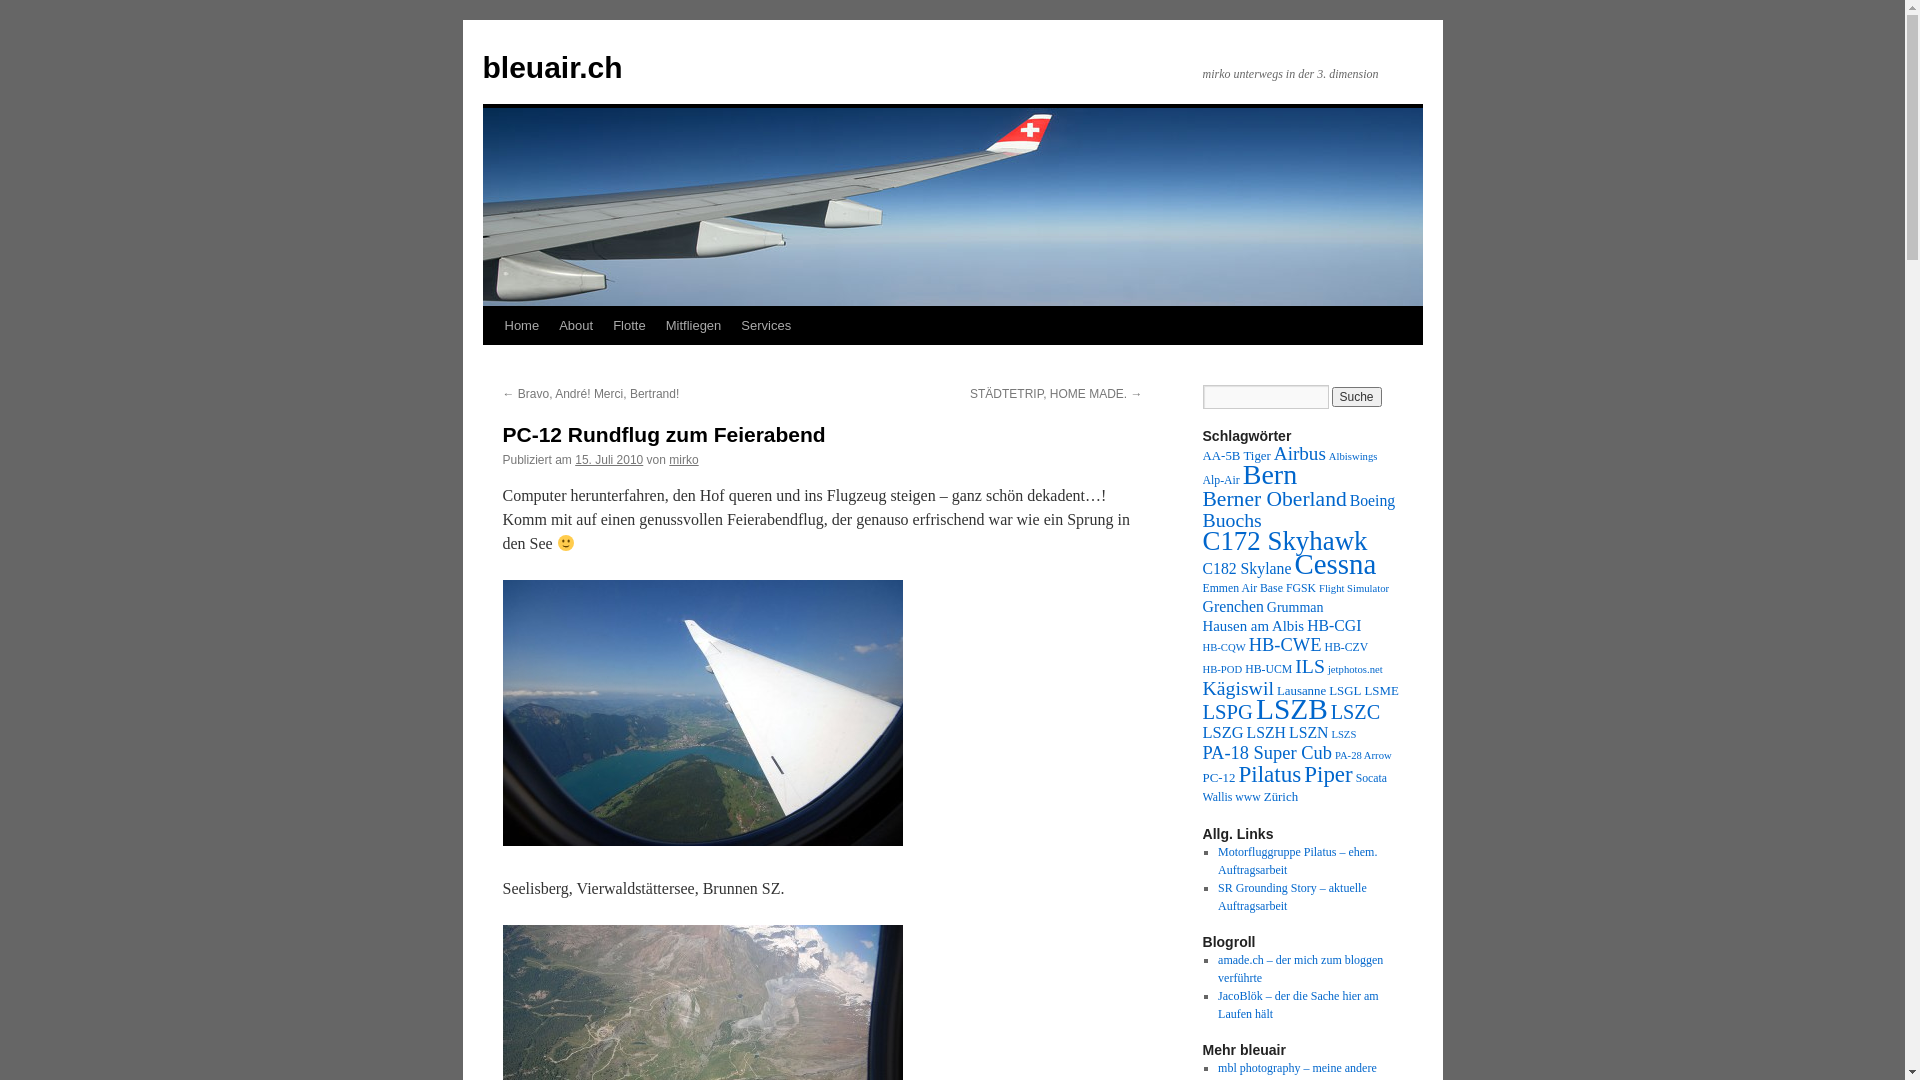 The width and height of the screenshot is (1920, 1080). Describe the element at coordinates (1200, 669) in the screenshot. I see `'HB-POD'` at that location.